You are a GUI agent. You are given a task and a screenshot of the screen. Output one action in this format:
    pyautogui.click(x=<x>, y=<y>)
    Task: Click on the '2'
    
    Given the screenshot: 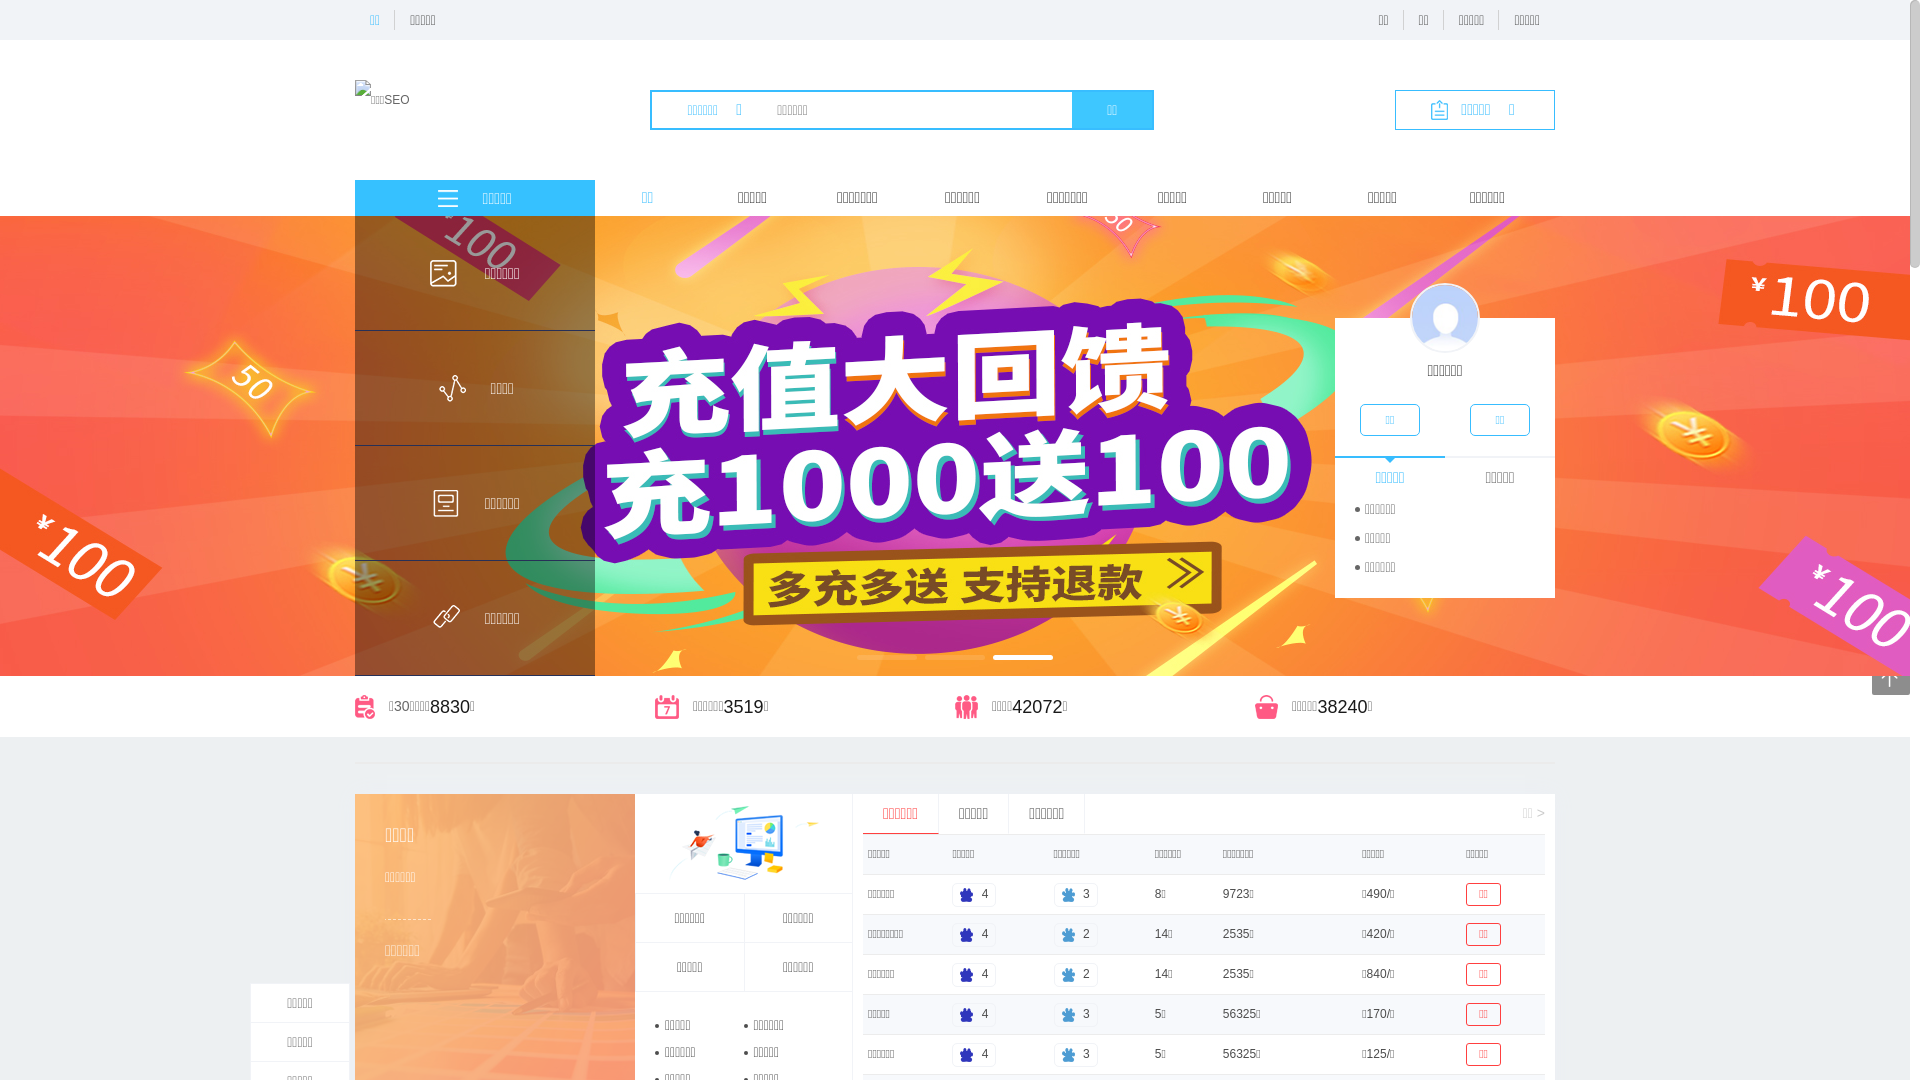 What is the action you would take?
    pyautogui.click(x=1074, y=933)
    